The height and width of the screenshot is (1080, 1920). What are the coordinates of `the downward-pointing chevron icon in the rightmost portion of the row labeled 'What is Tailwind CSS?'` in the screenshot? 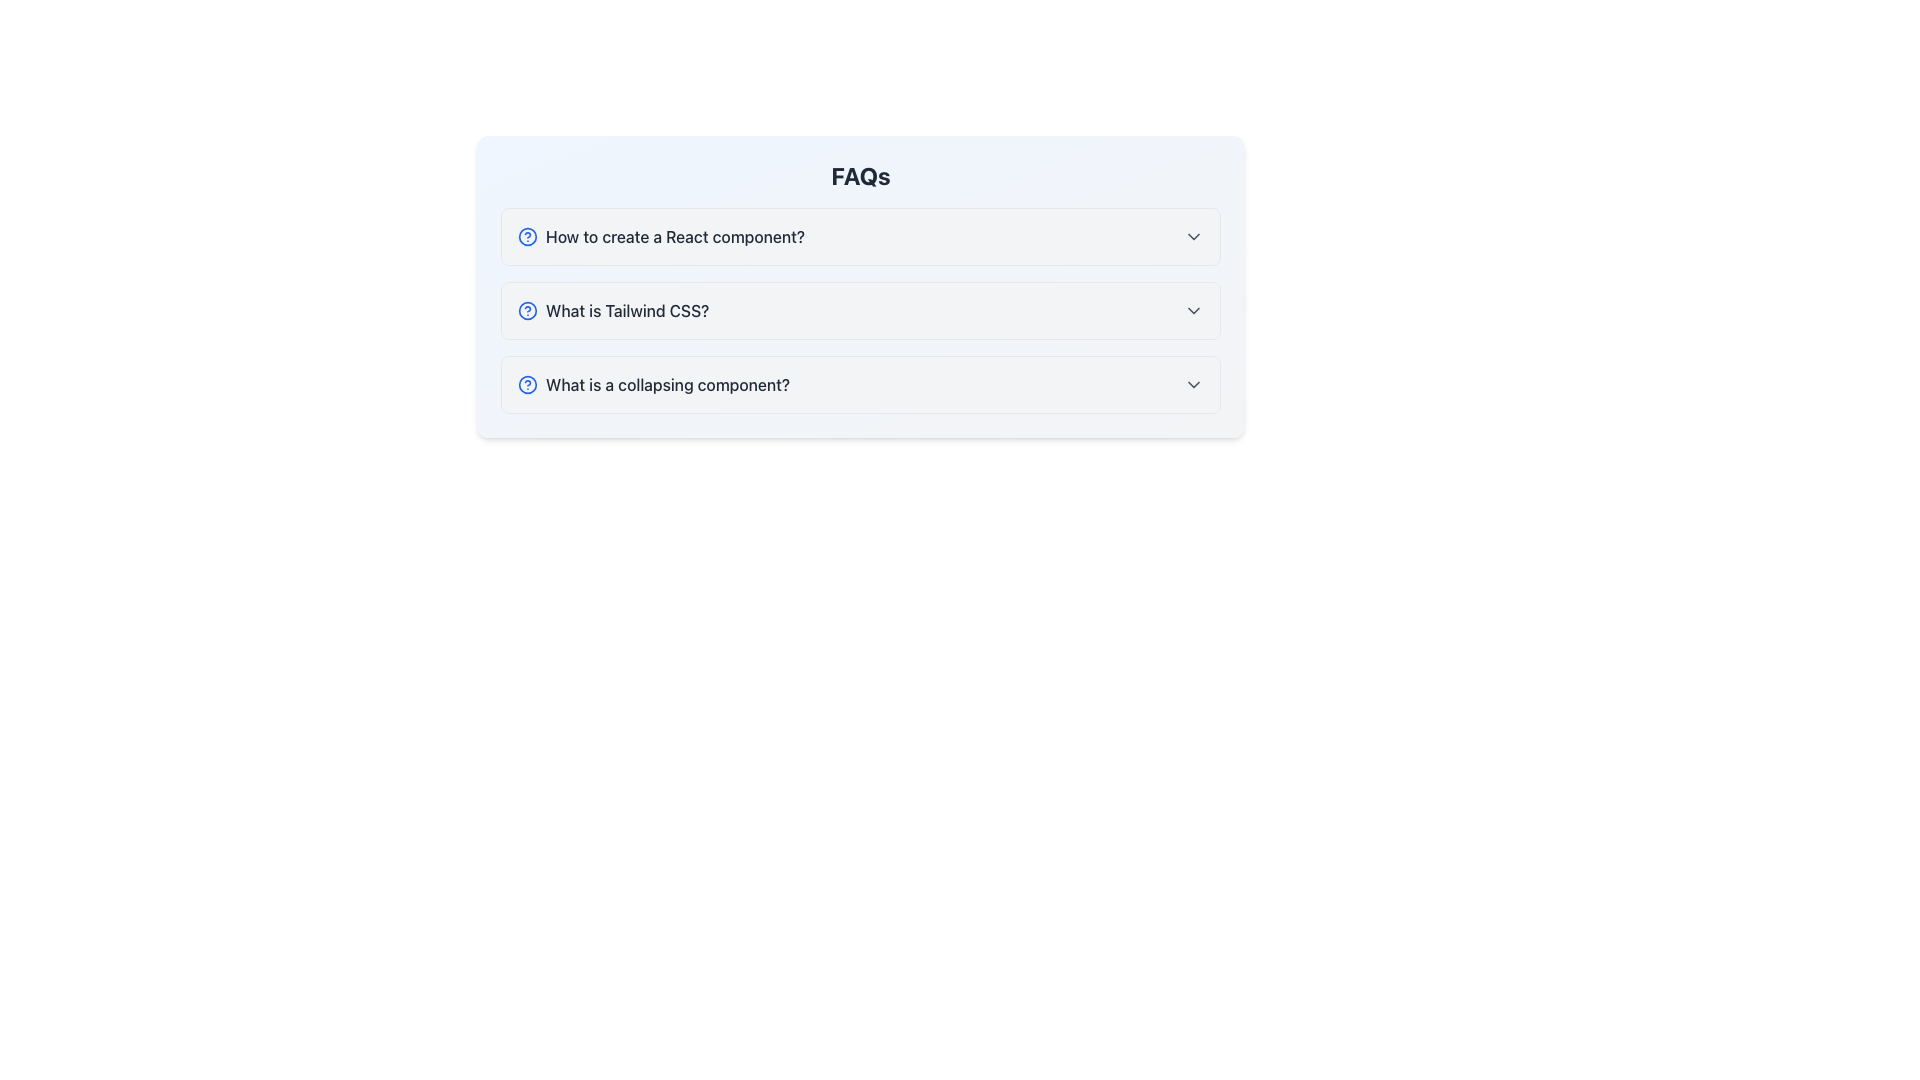 It's located at (1194, 311).